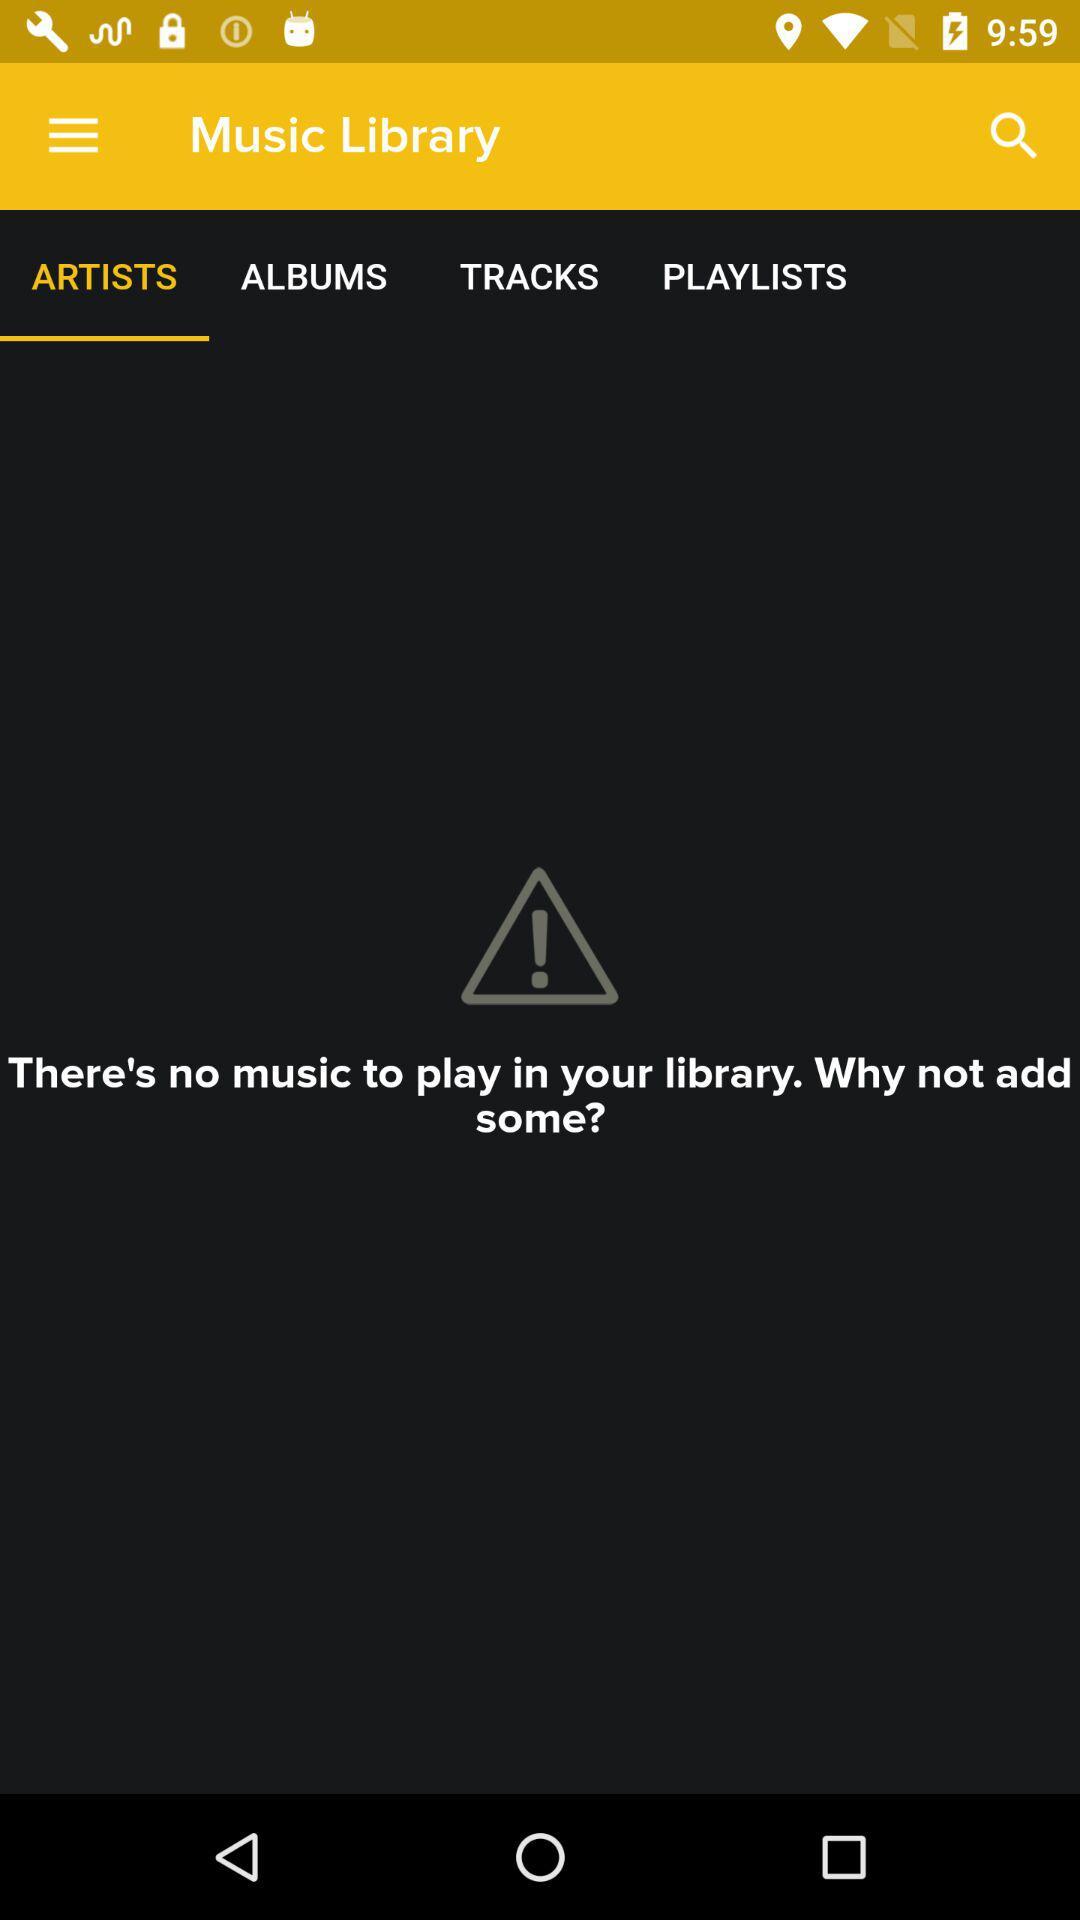 The height and width of the screenshot is (1920, 1080). I want to click on the icon next to the music library icon, so click(1014, 135).